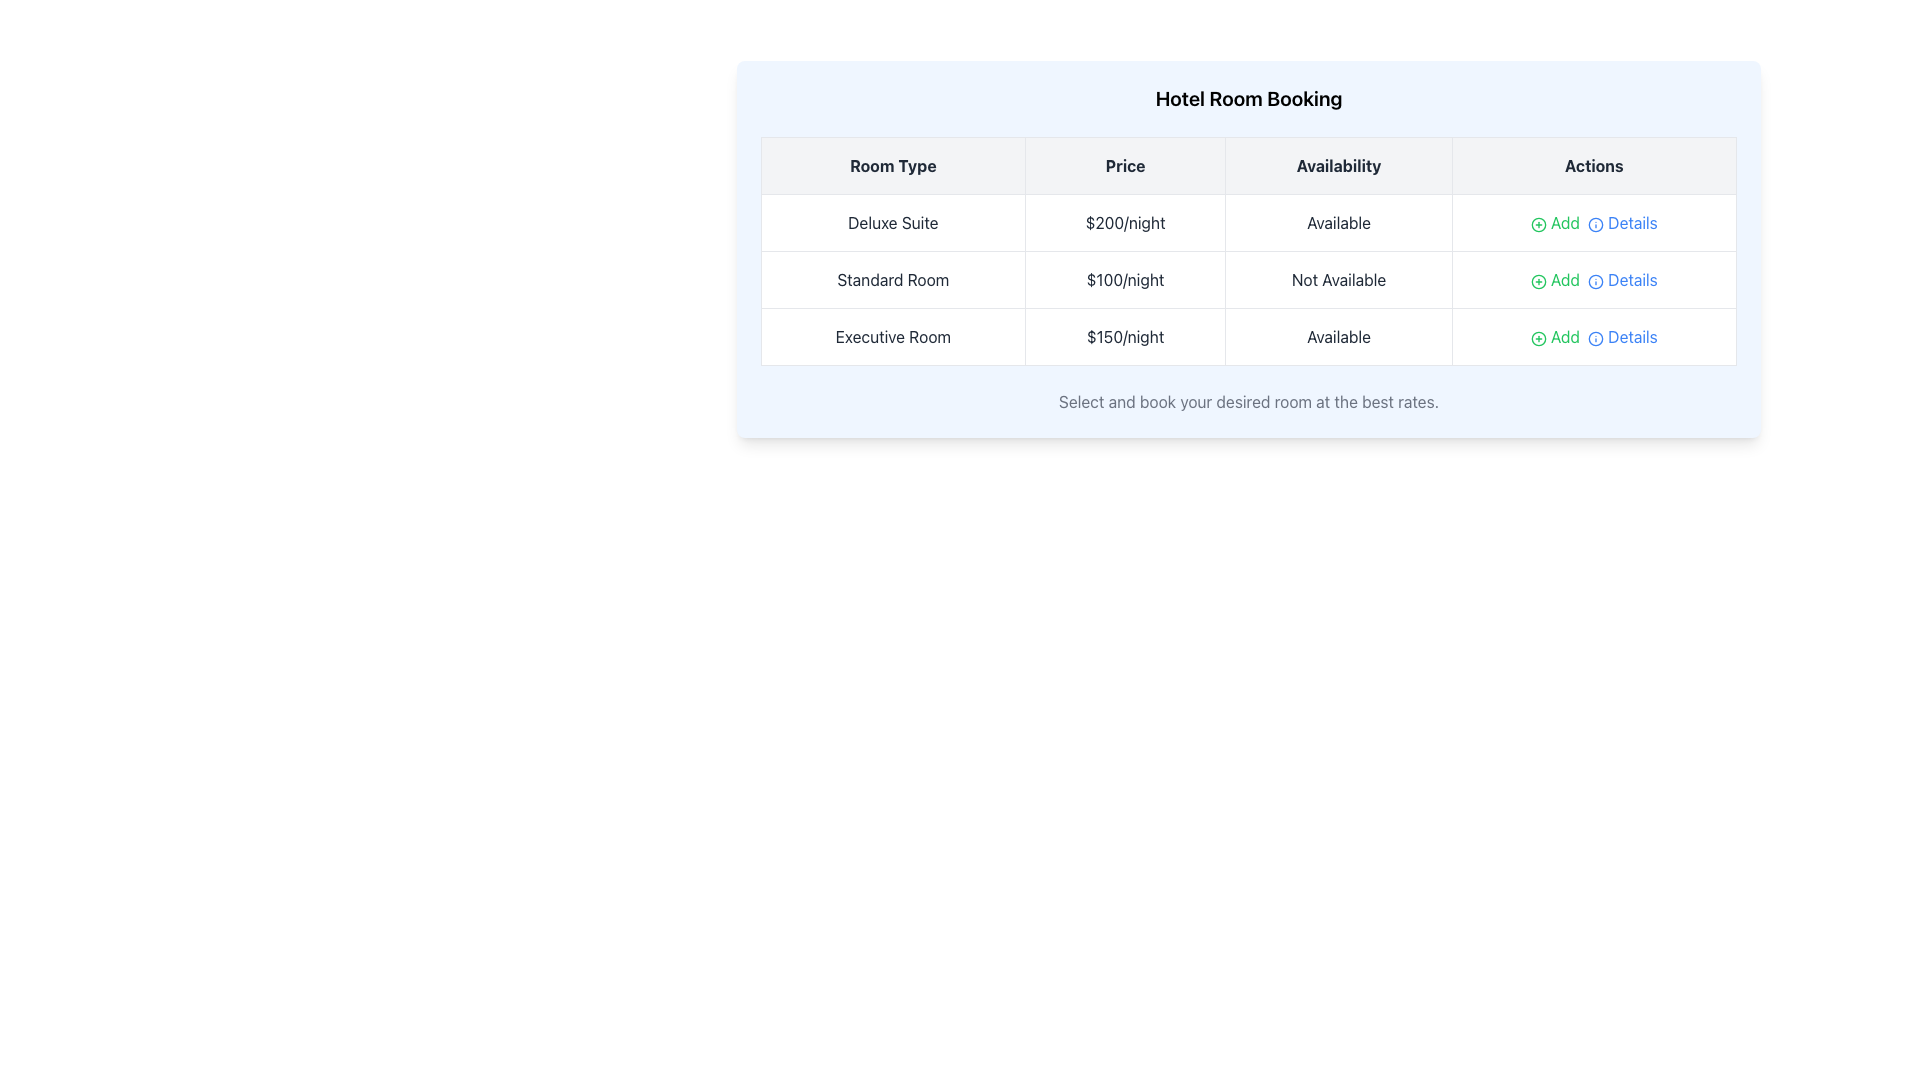  What do you see at coordinates (1339, 223) in the screenshot?
I see `the availability status text label indicating that the 'Deluxe Suite' is available for booking, which is located in the third column of the first row of the table under the 'Availability' header` at bounding box center [1339, 223].